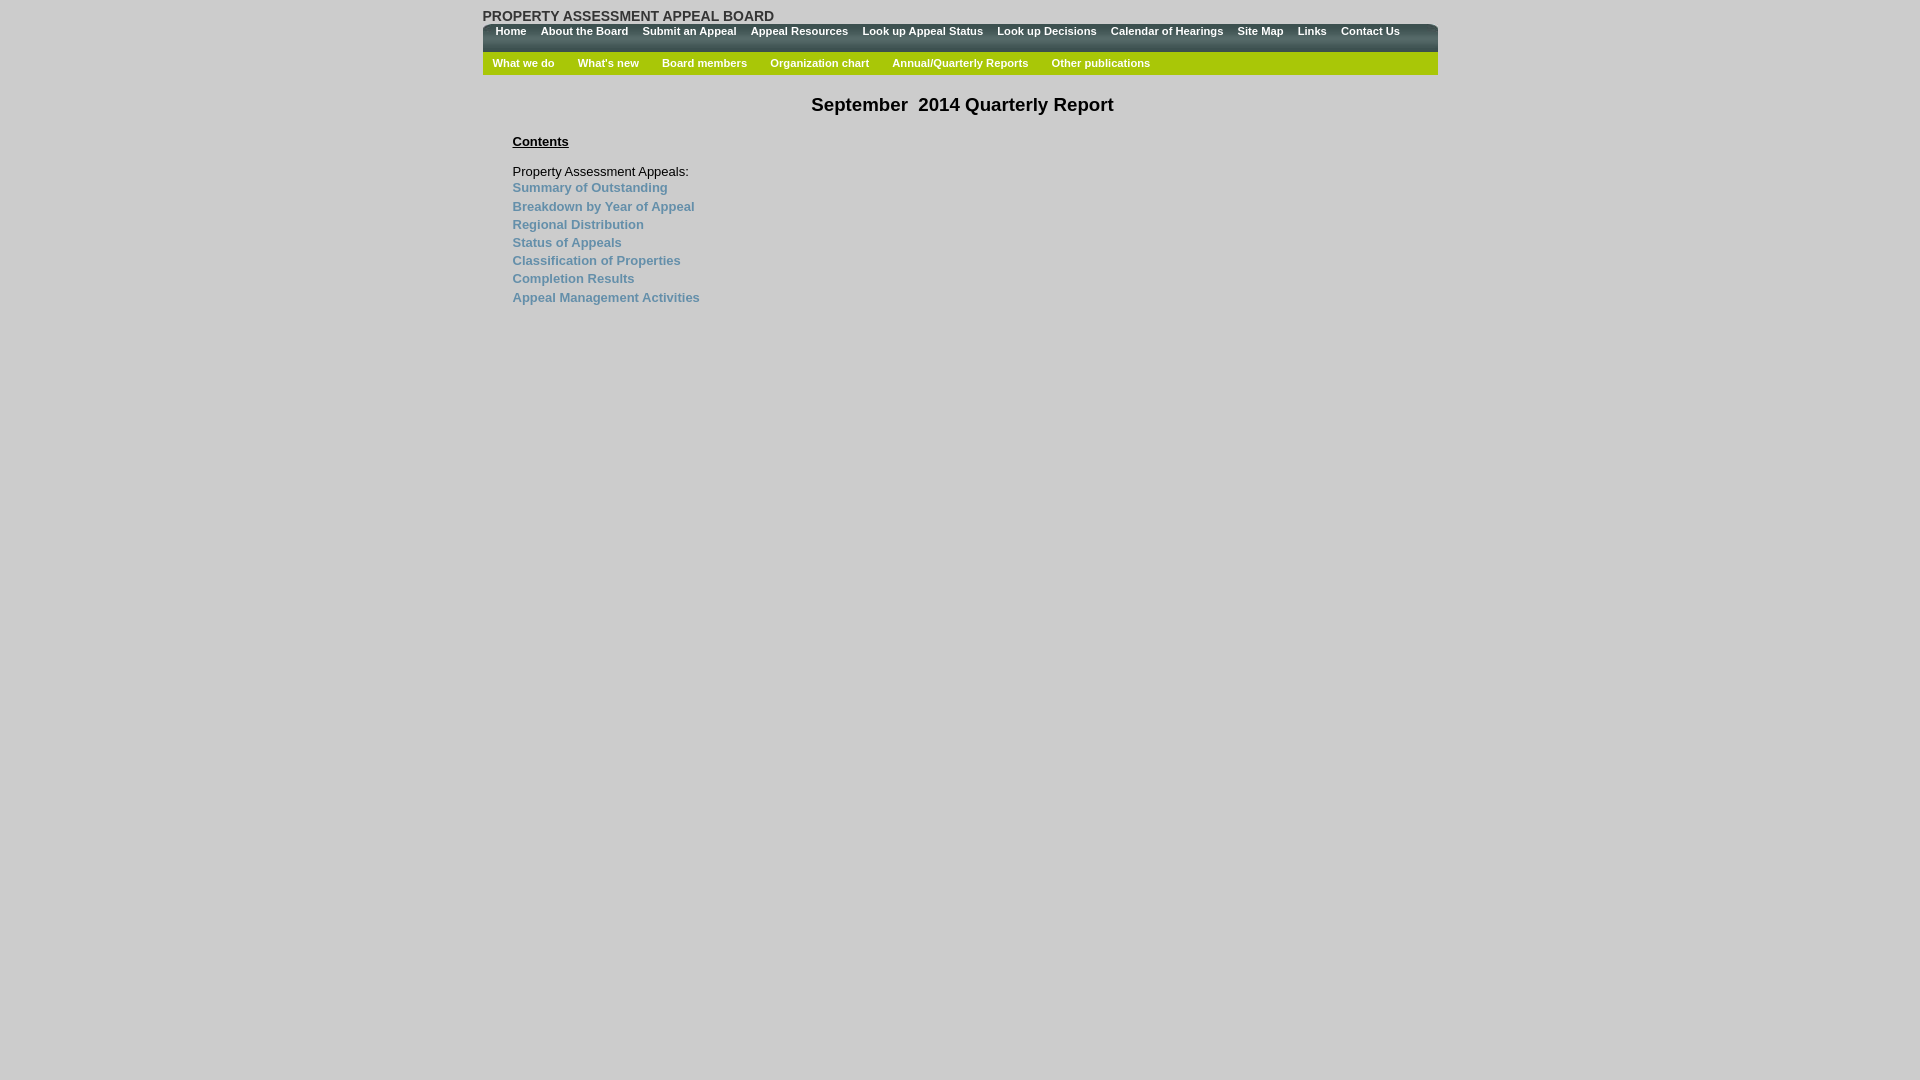 The height and width of the screenshot is (1080, 1920). What do you see at coordinates (523, 61) in the screenshot?
I see `'What we do'` at bounding box center [523, 61].